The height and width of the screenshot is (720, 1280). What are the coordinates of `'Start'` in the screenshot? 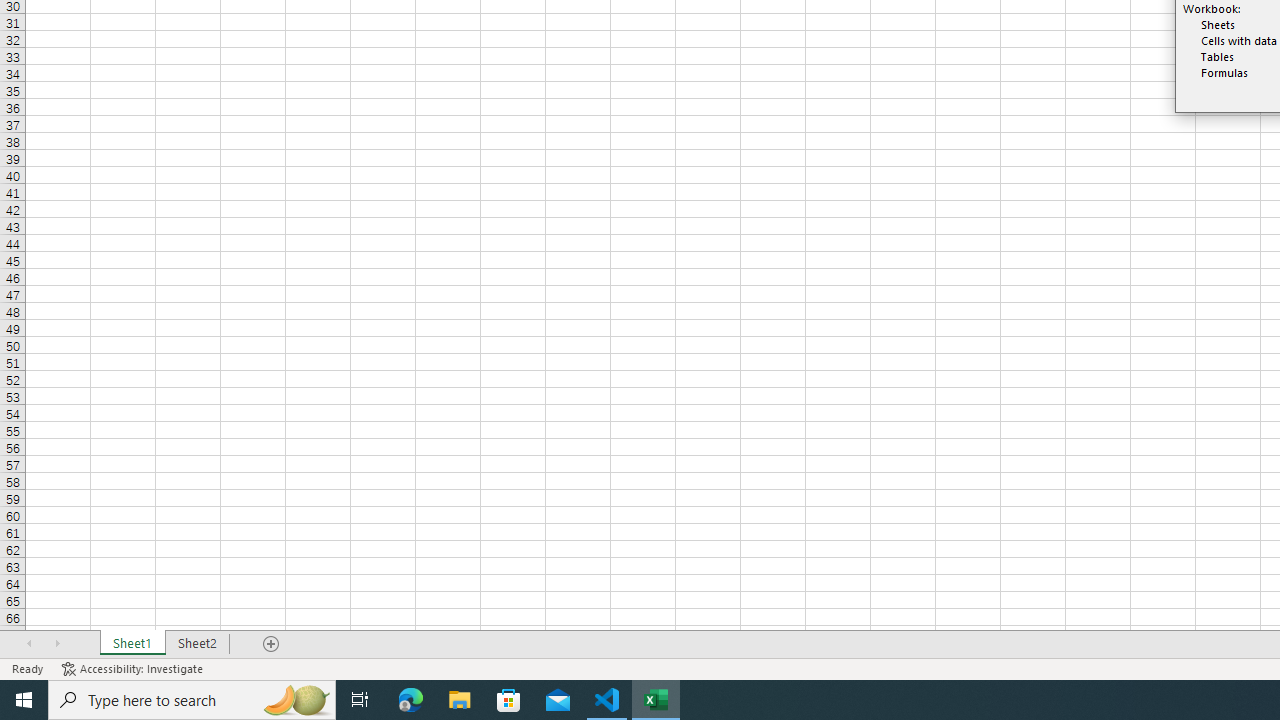 It's located at (24, 698).